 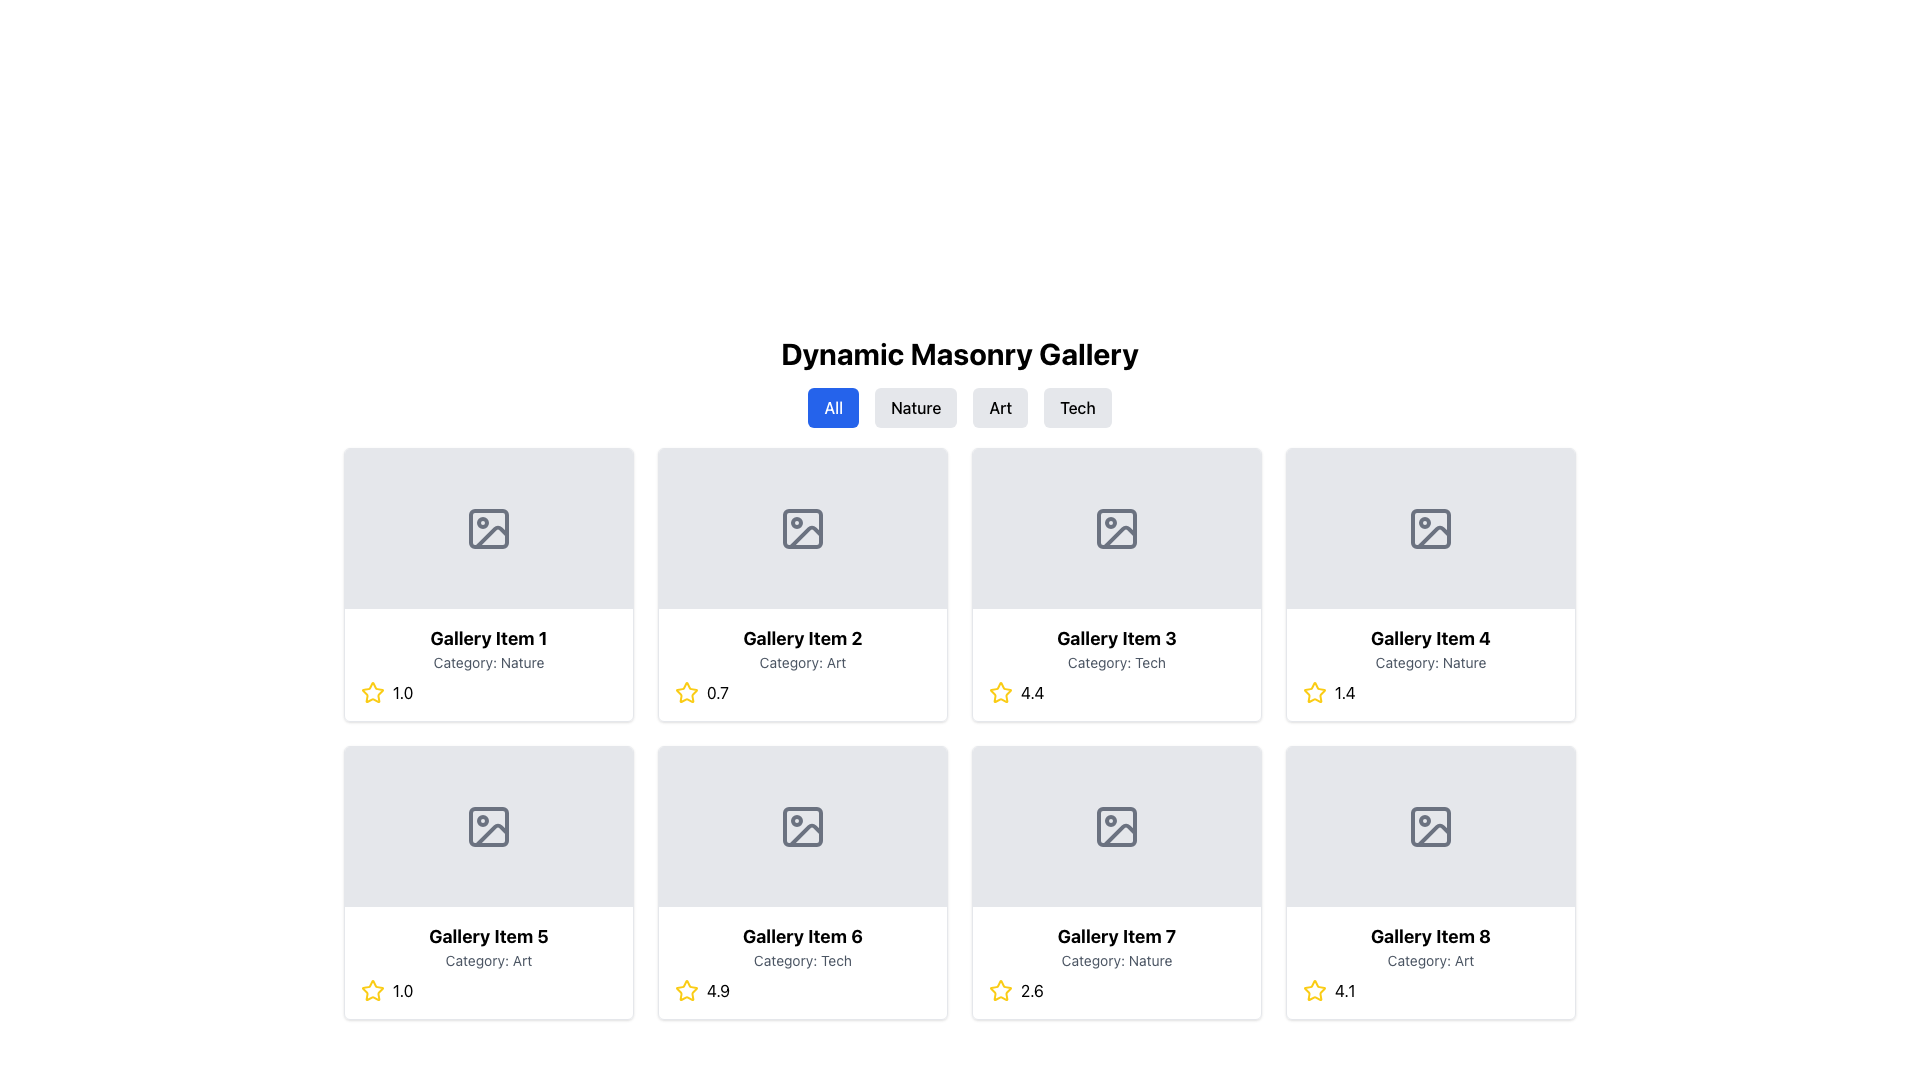 What do you see at coordinates (1116, 527) in the screenshot?
I see `the image placeholder icon in the center of the 'Gallery Item 3' card in the grid layout, which is labeled under the category 'Tech'` at bounding box center [1116, 527].